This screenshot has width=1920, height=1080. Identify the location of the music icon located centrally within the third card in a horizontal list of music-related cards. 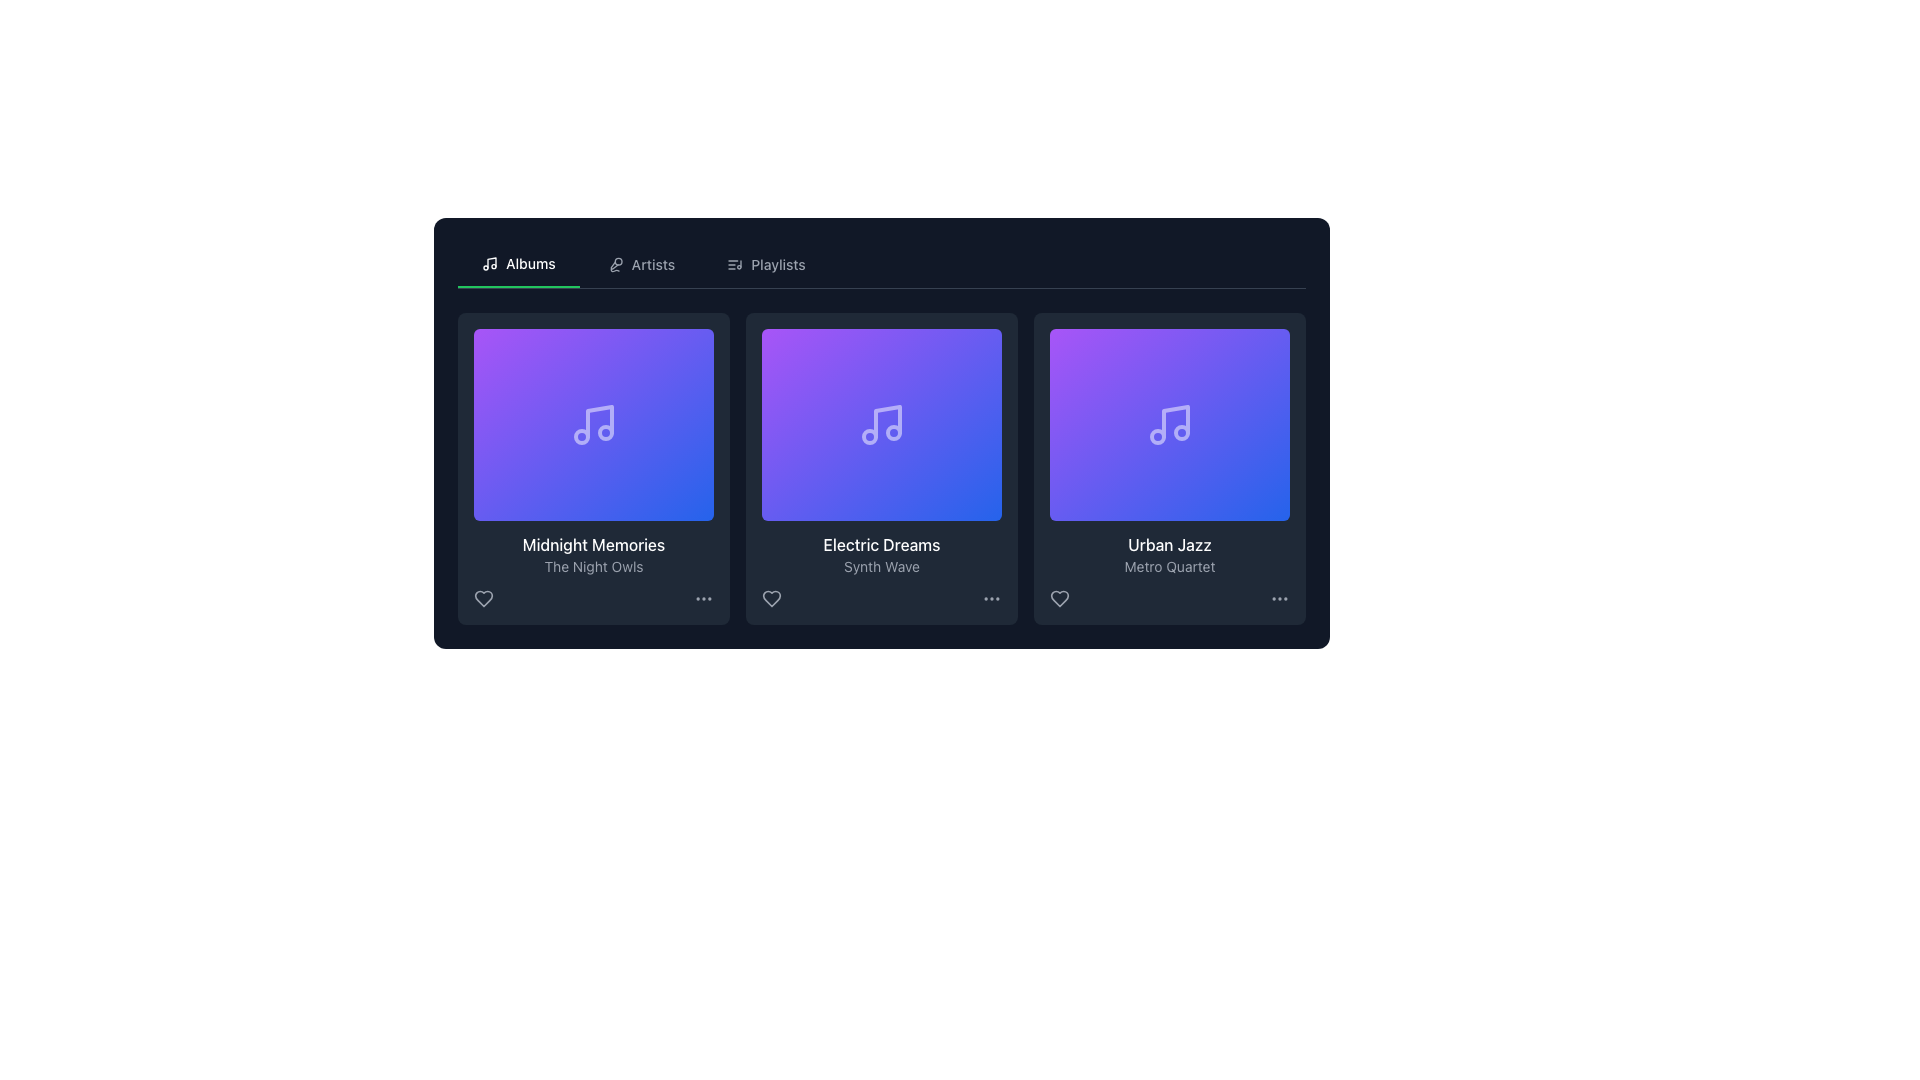
(1170, 423).